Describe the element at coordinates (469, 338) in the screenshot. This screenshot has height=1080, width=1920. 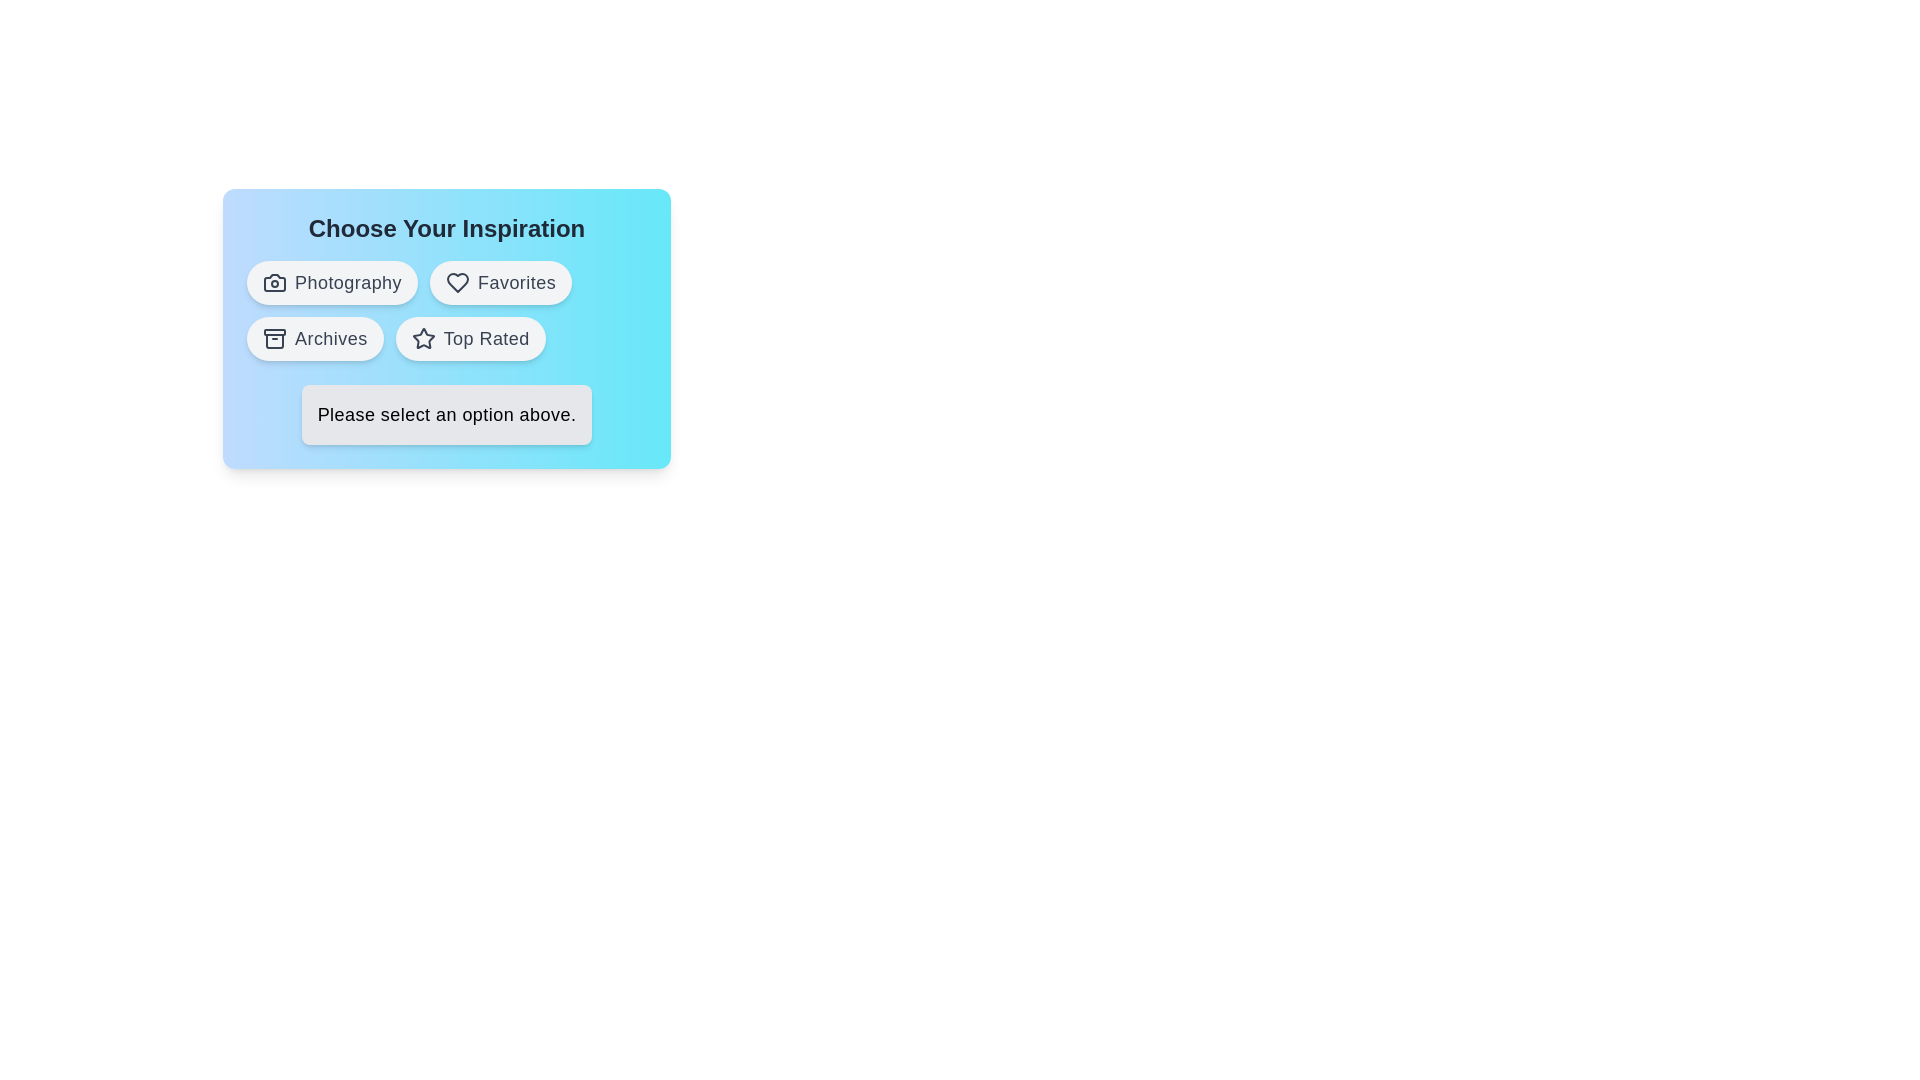
I see `the 'Top Rated' button located in the bottom-right corner of the options grid` at that location.